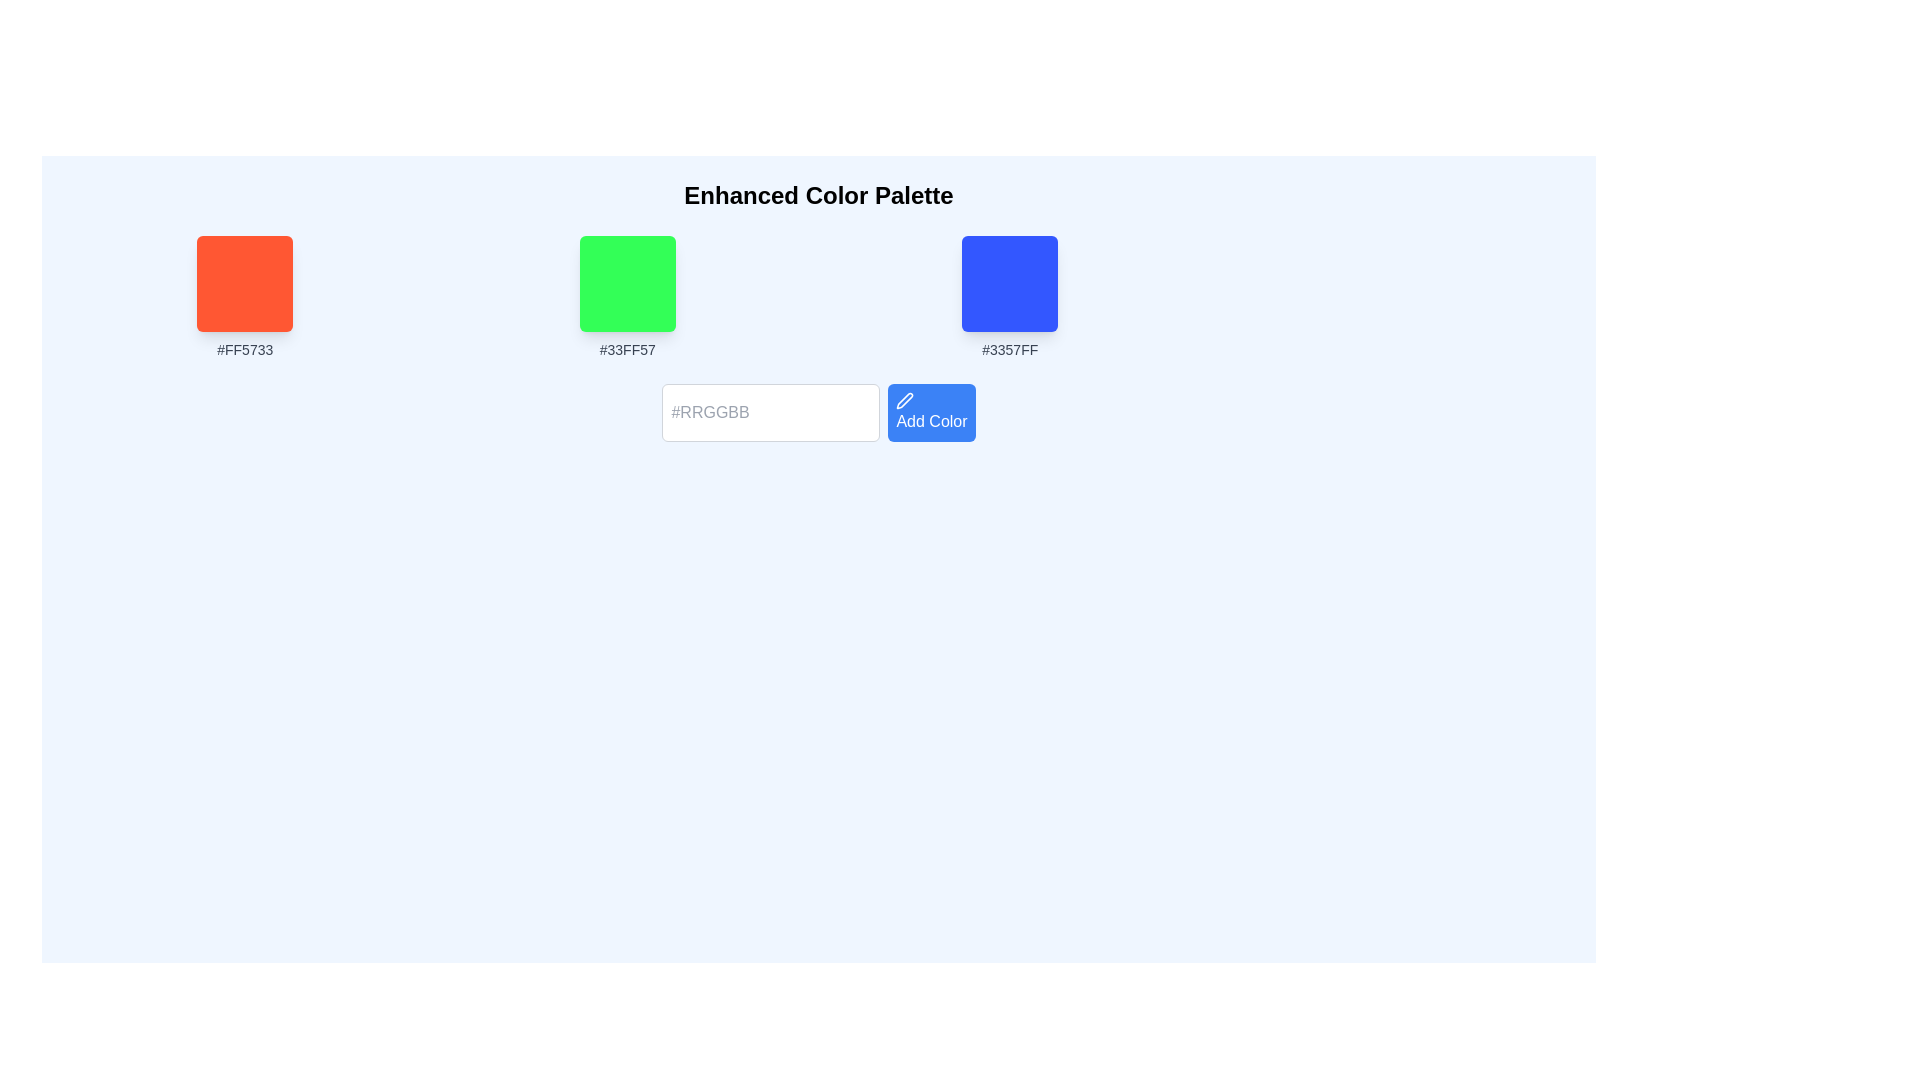 This screenshot has width=1920, height=1080. Describe the element at coordinates (930, 411) in the screenshot. I see `the 'Add Color' button, which is a rectangular button with a blue background and white text, located to the right of the '#RRGGBB' text input field` at that location.